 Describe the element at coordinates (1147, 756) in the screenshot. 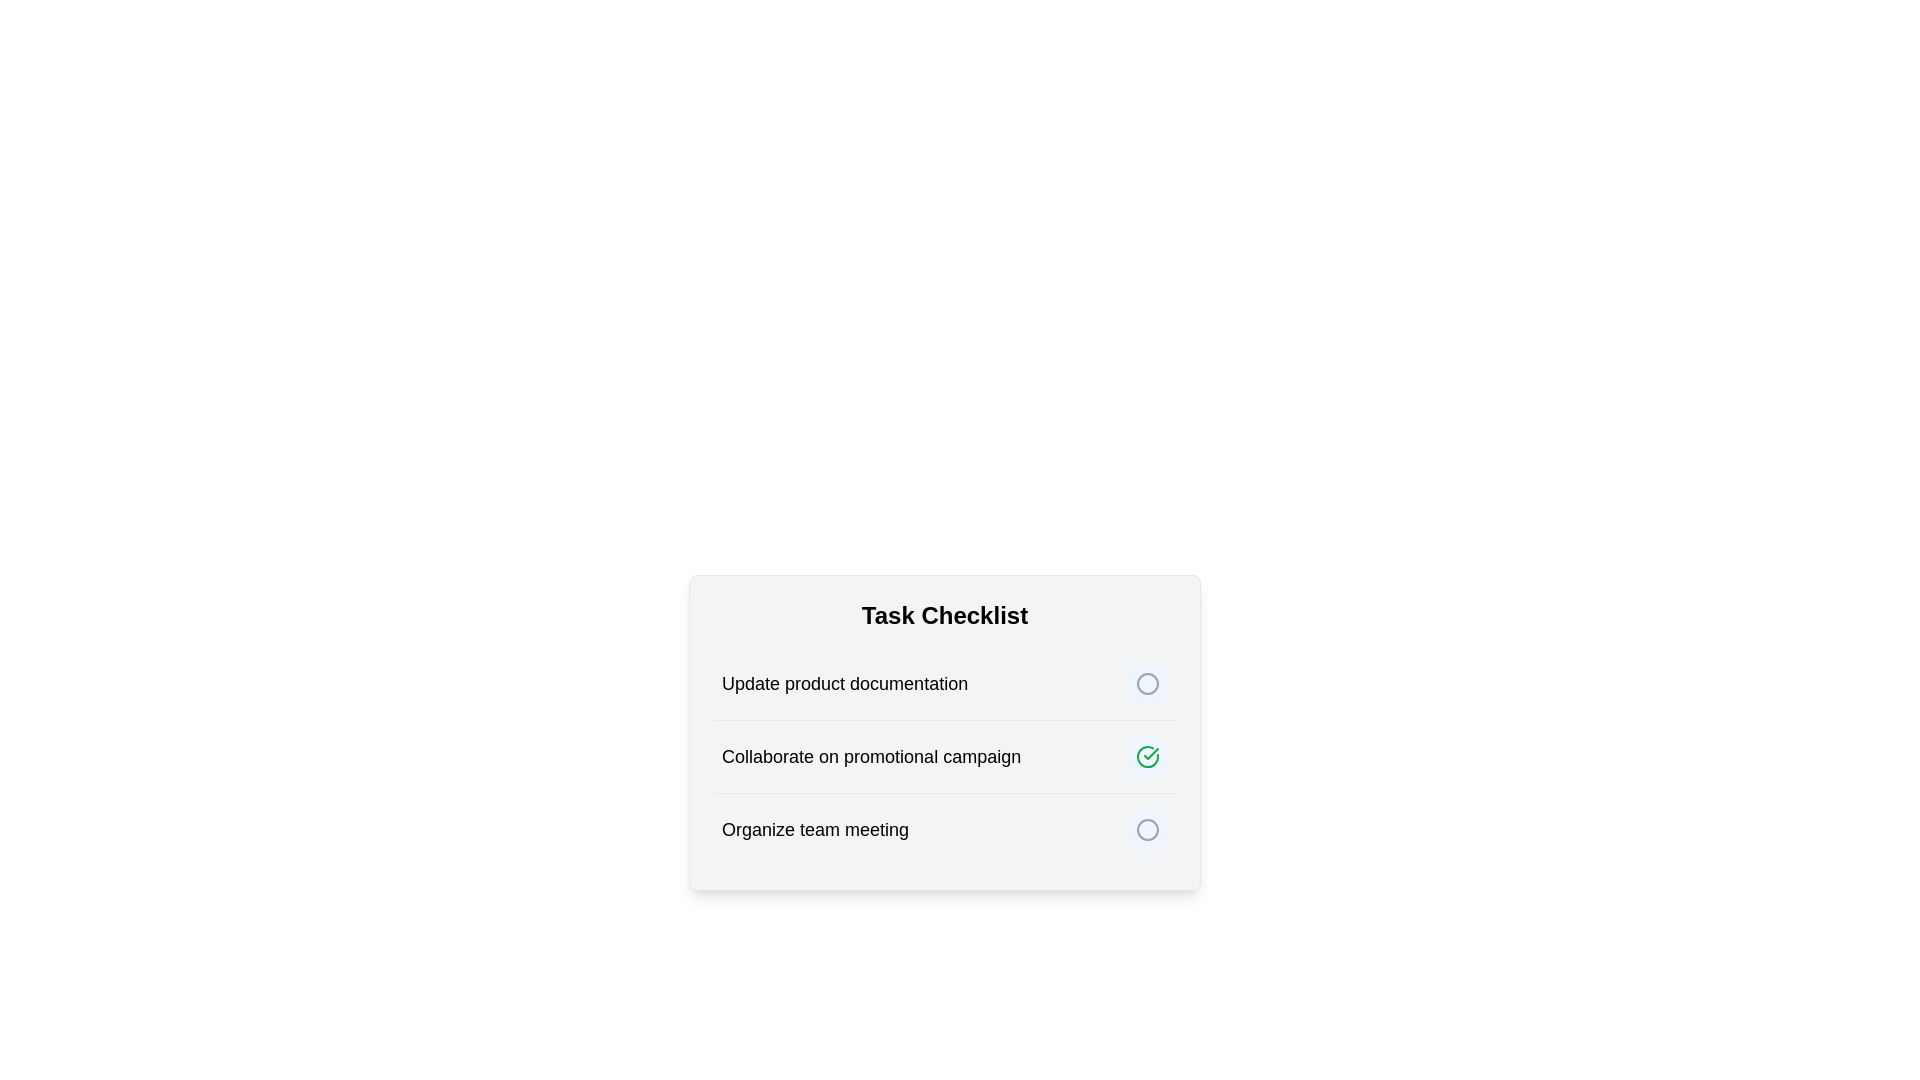

I see `the rounded icon with a checkmark inside it, styled with a green stroke, located in the second row of the 'Task Checklist' card, next to the text 'Collaborate on promotional campaign'` at that location.